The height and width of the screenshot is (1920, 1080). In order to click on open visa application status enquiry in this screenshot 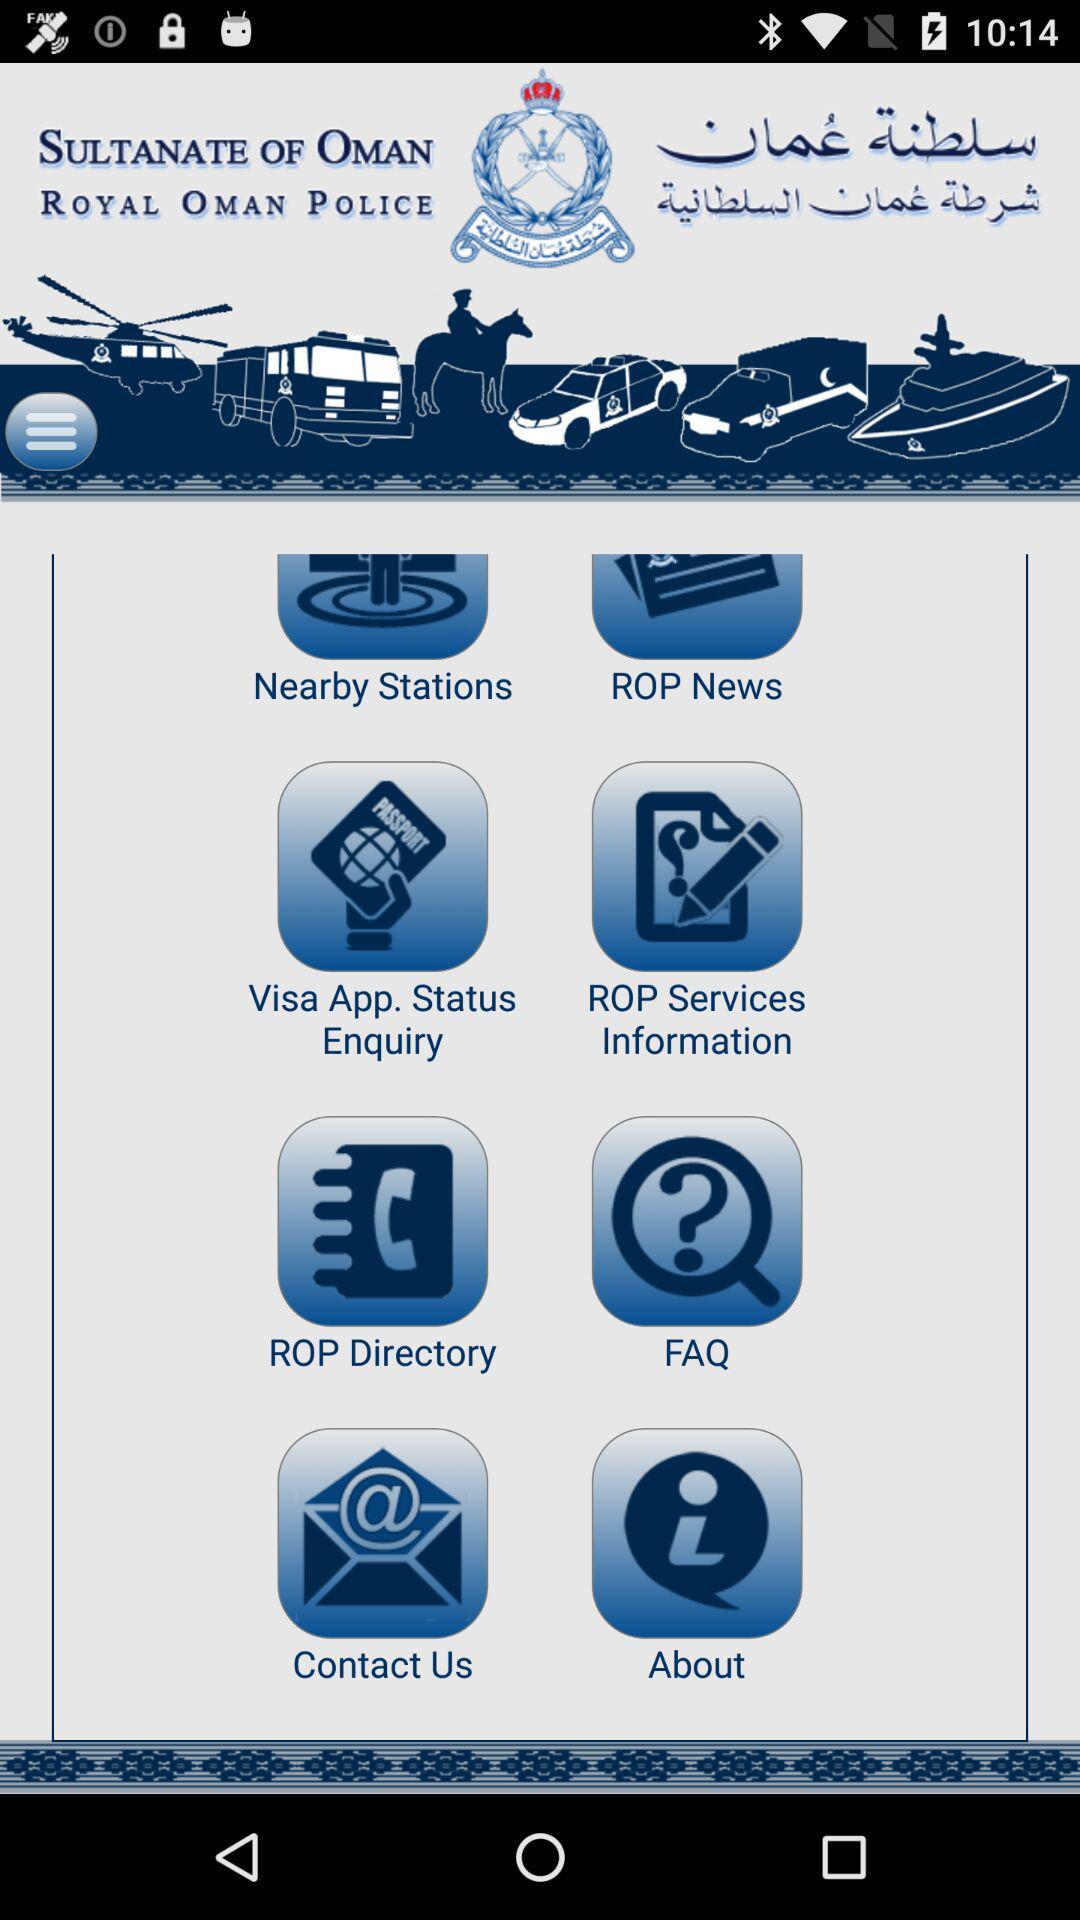, I will do `click(382, 866)`.